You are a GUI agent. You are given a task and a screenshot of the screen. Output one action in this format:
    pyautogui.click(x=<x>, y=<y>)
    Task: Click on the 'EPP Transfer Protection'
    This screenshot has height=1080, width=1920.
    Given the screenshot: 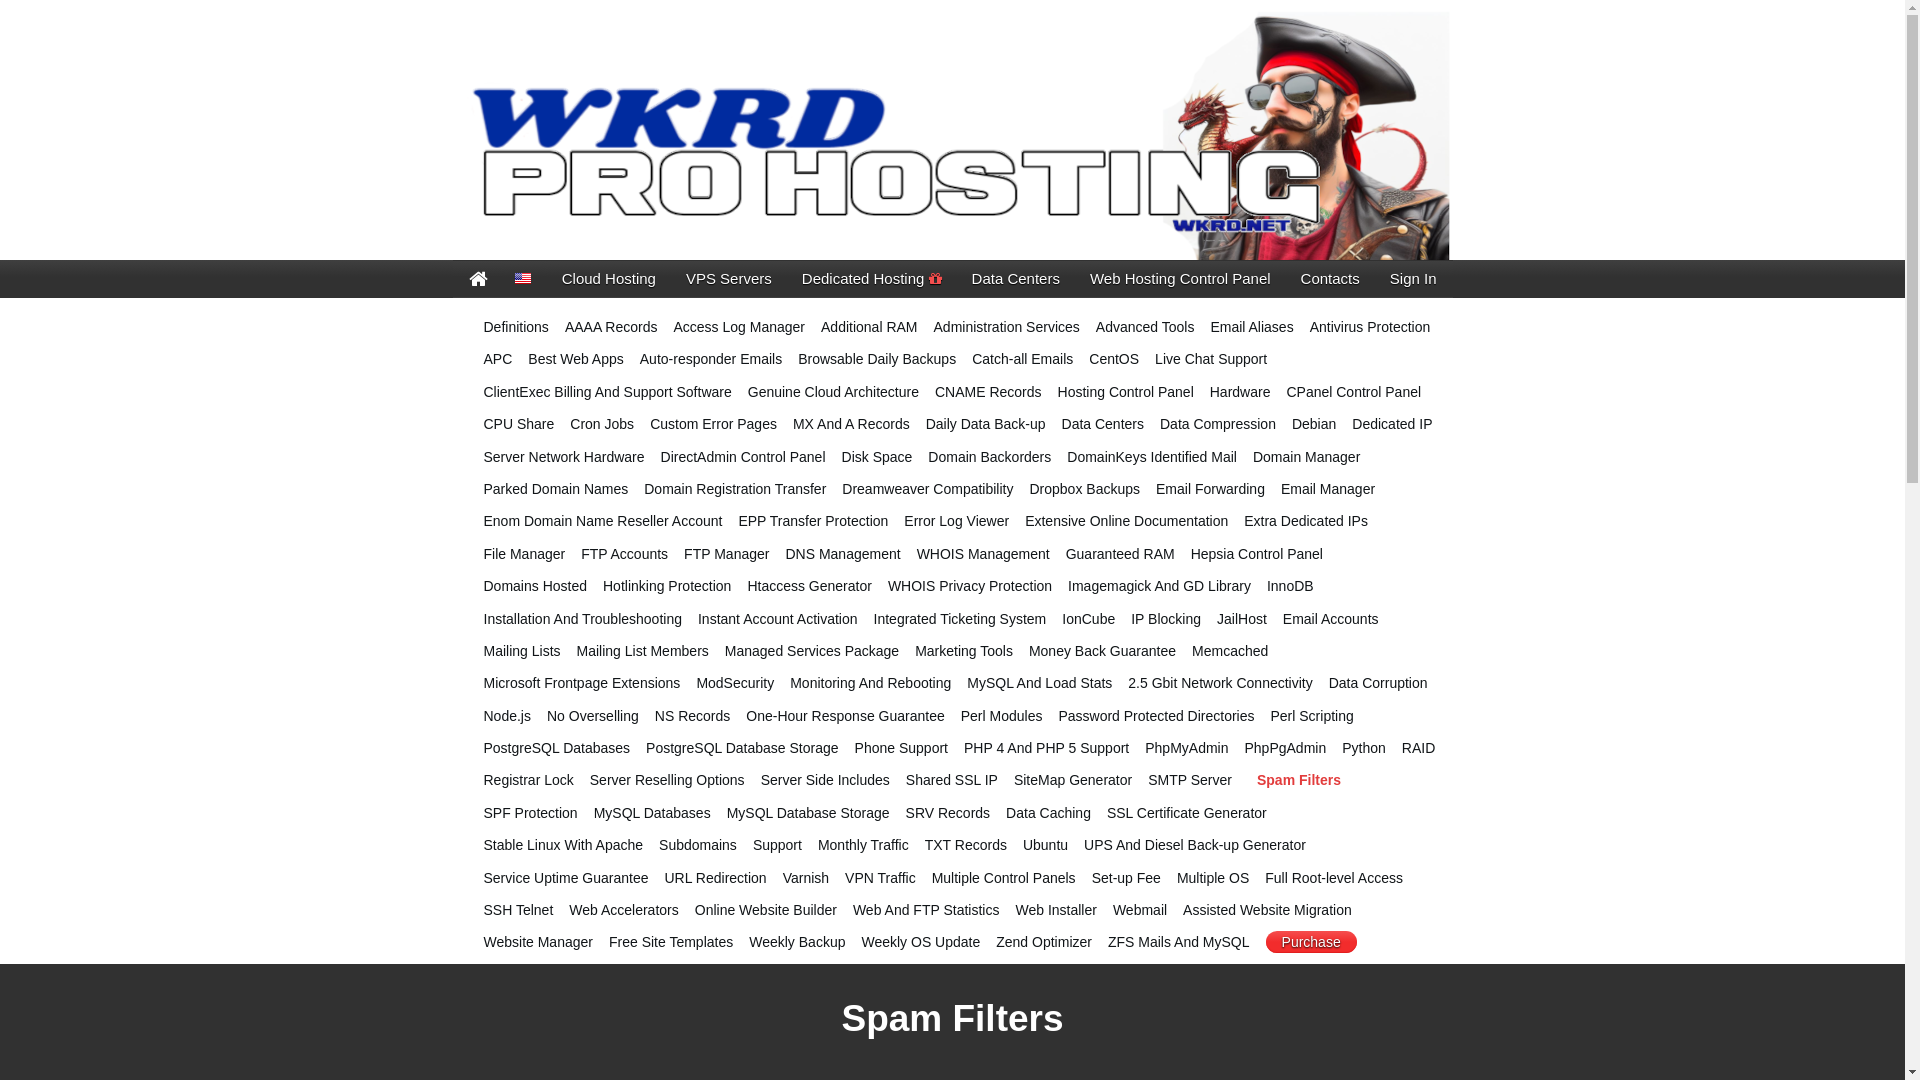 What is the action you would take?
    pyautogui.click(x=812, y=519)
    